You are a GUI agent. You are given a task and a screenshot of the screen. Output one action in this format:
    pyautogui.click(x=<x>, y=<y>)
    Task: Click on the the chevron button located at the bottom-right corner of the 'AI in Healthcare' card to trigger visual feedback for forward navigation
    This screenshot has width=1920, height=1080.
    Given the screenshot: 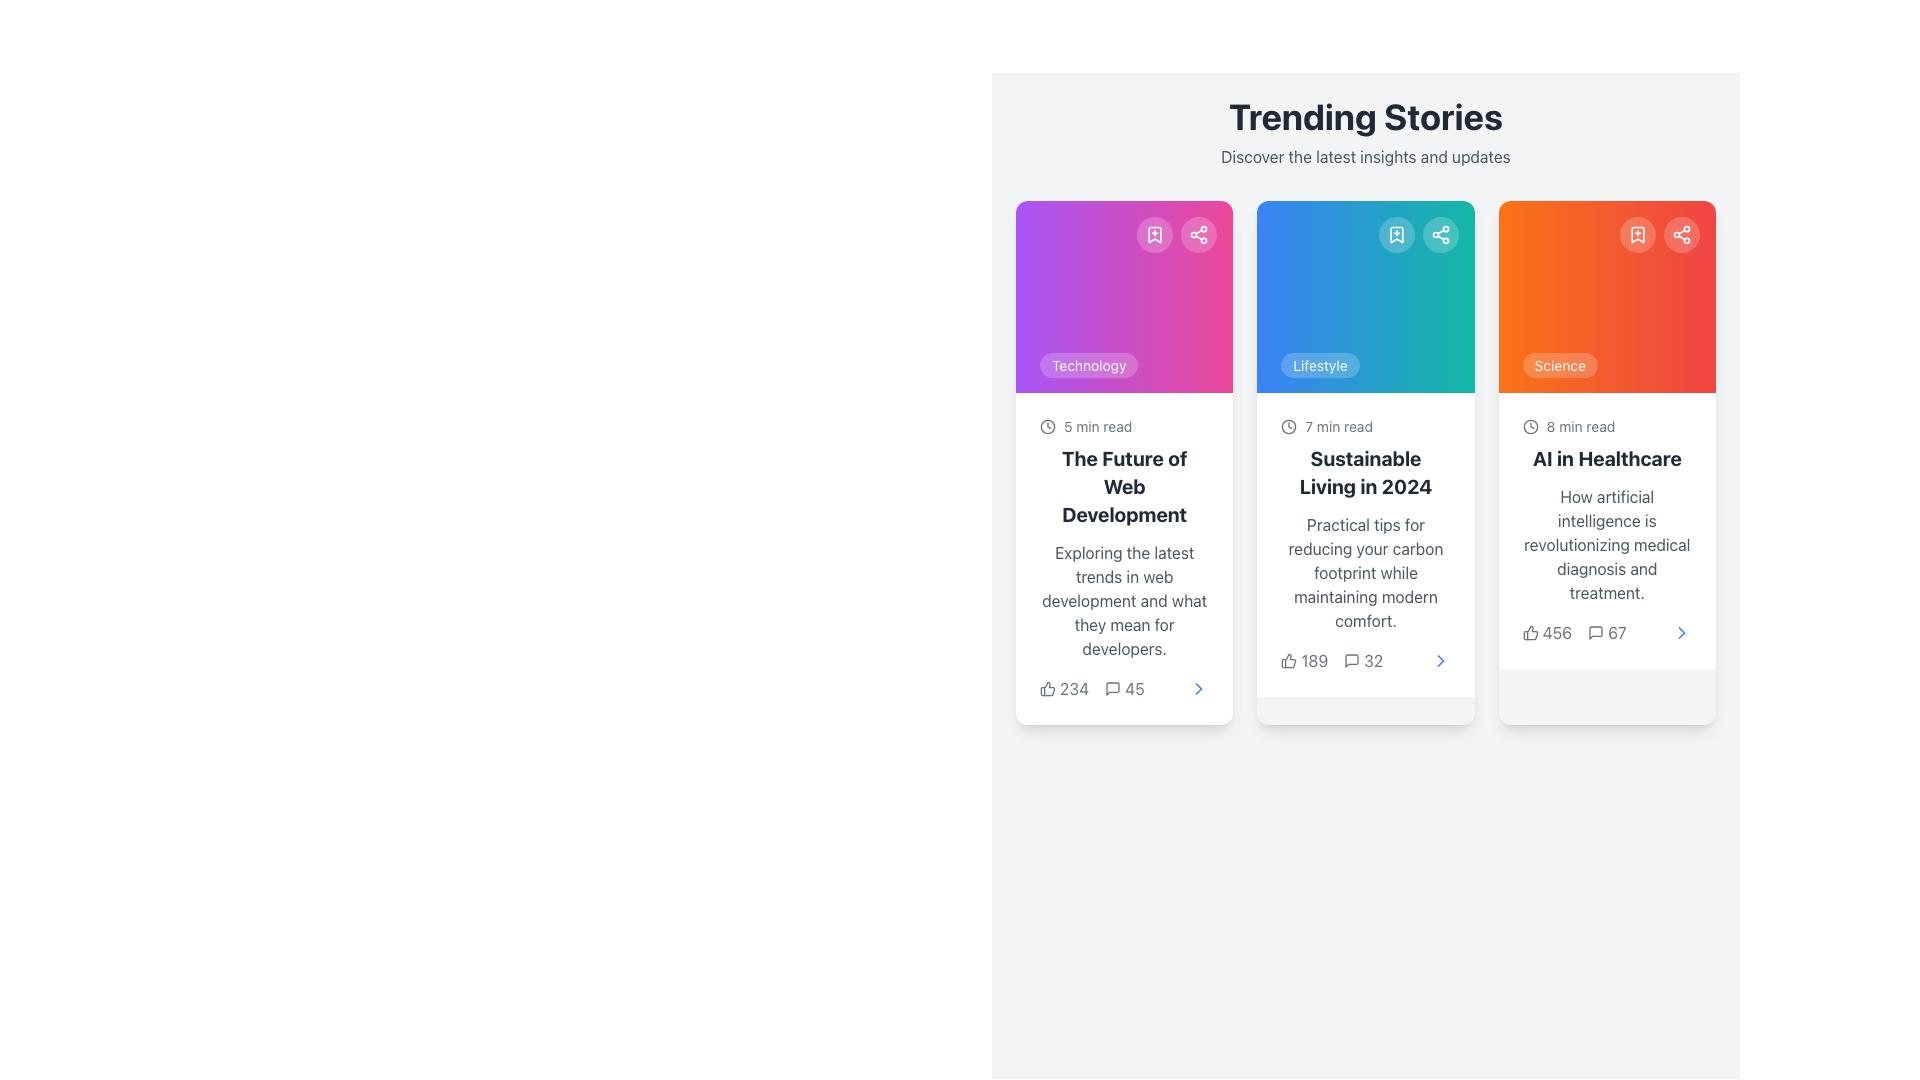 What is the action you would take?
    pyautogui.click(x=1680, y=632)
    